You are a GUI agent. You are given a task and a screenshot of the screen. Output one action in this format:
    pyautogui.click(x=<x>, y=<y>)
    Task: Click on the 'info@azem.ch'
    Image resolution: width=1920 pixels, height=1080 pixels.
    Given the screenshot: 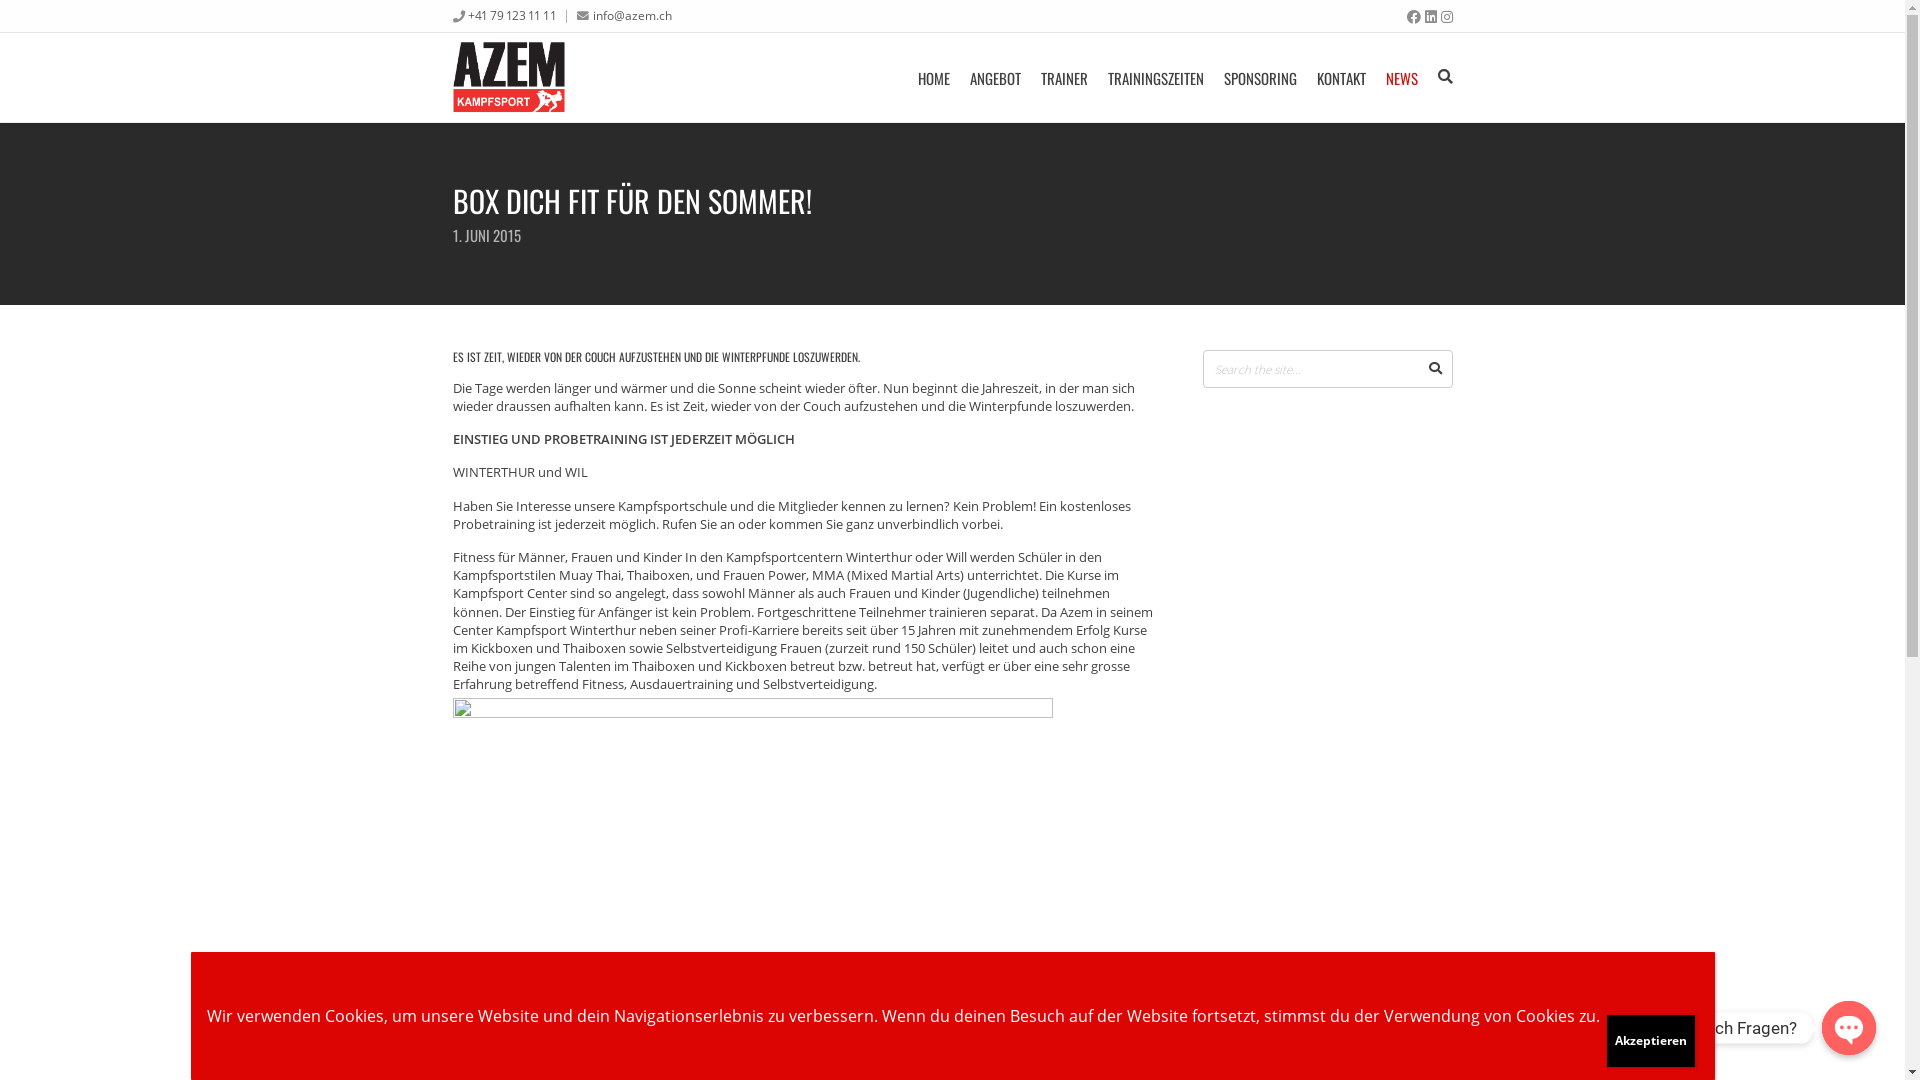 What is the action you would take?
    pyautogui.click(x=592, y=15)
    